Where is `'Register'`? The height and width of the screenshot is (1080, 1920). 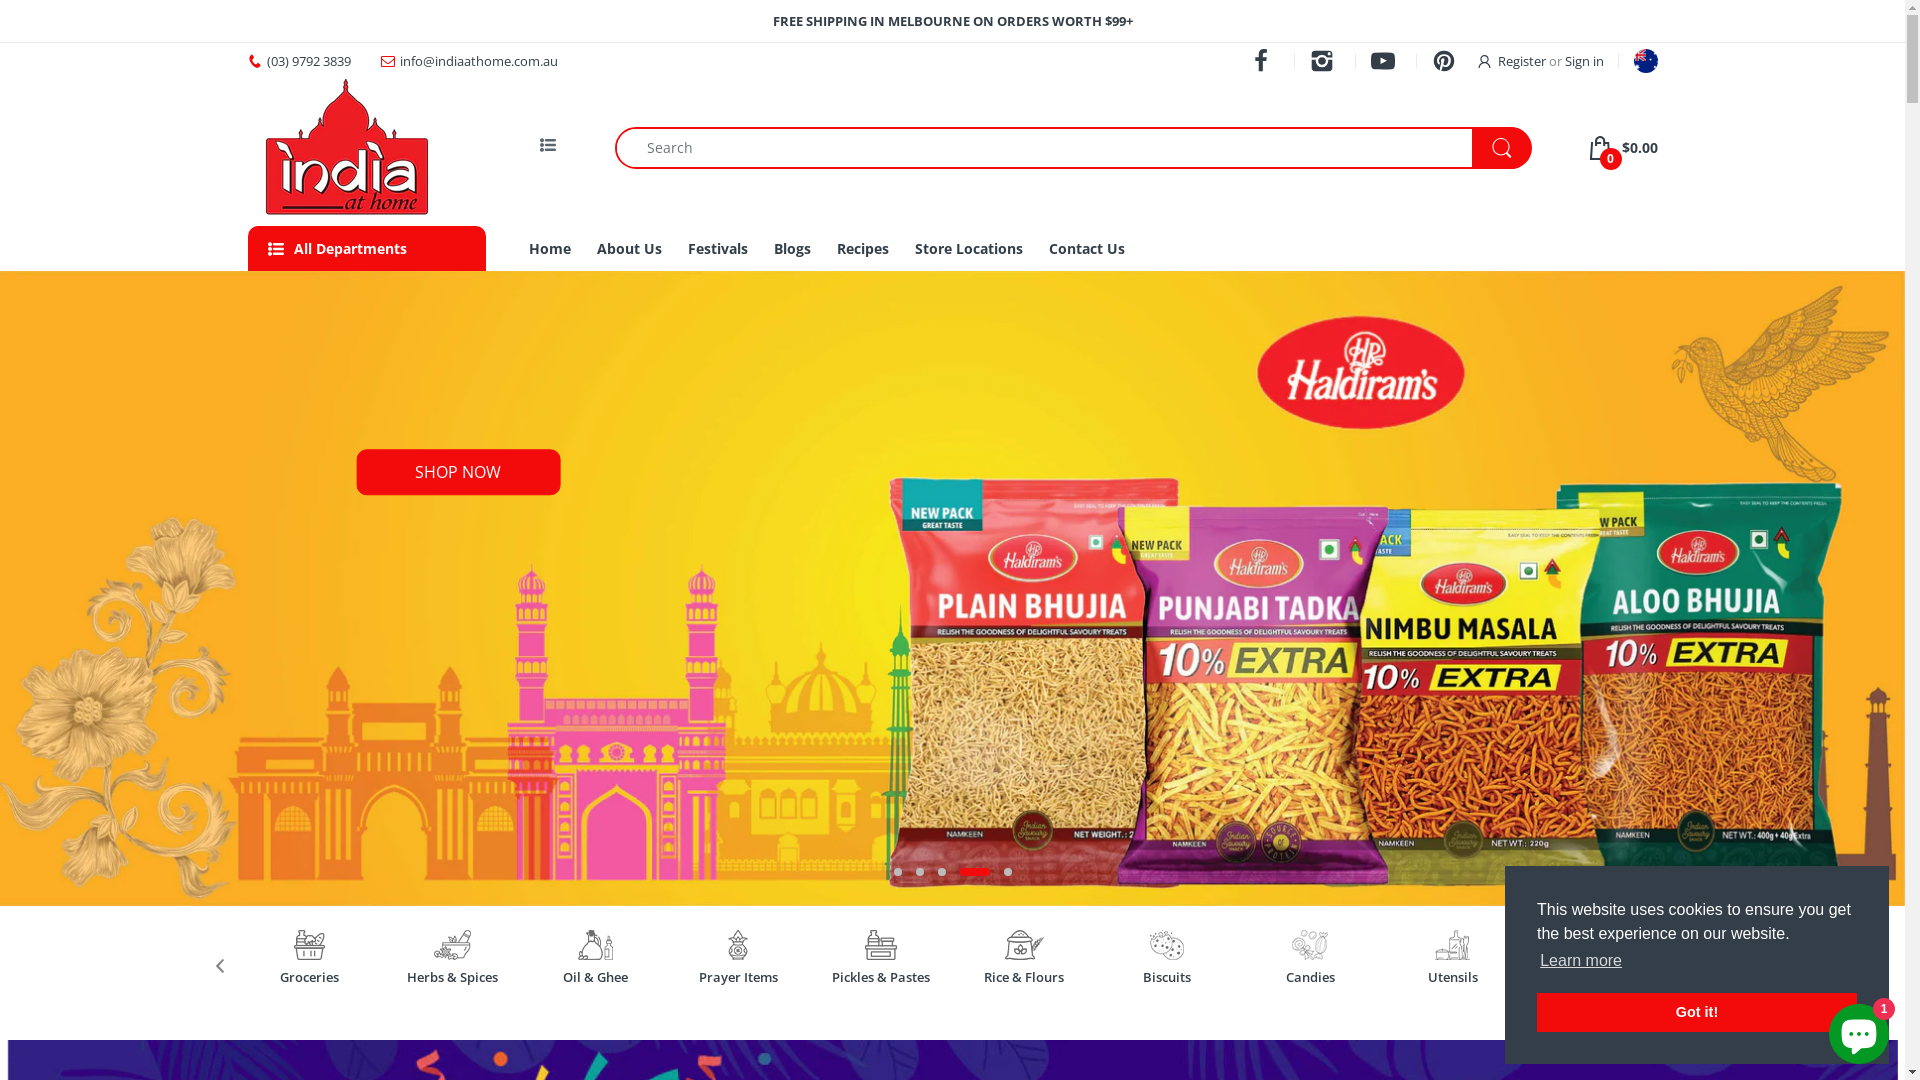
'Register' is located at coordinates (1512, 60).